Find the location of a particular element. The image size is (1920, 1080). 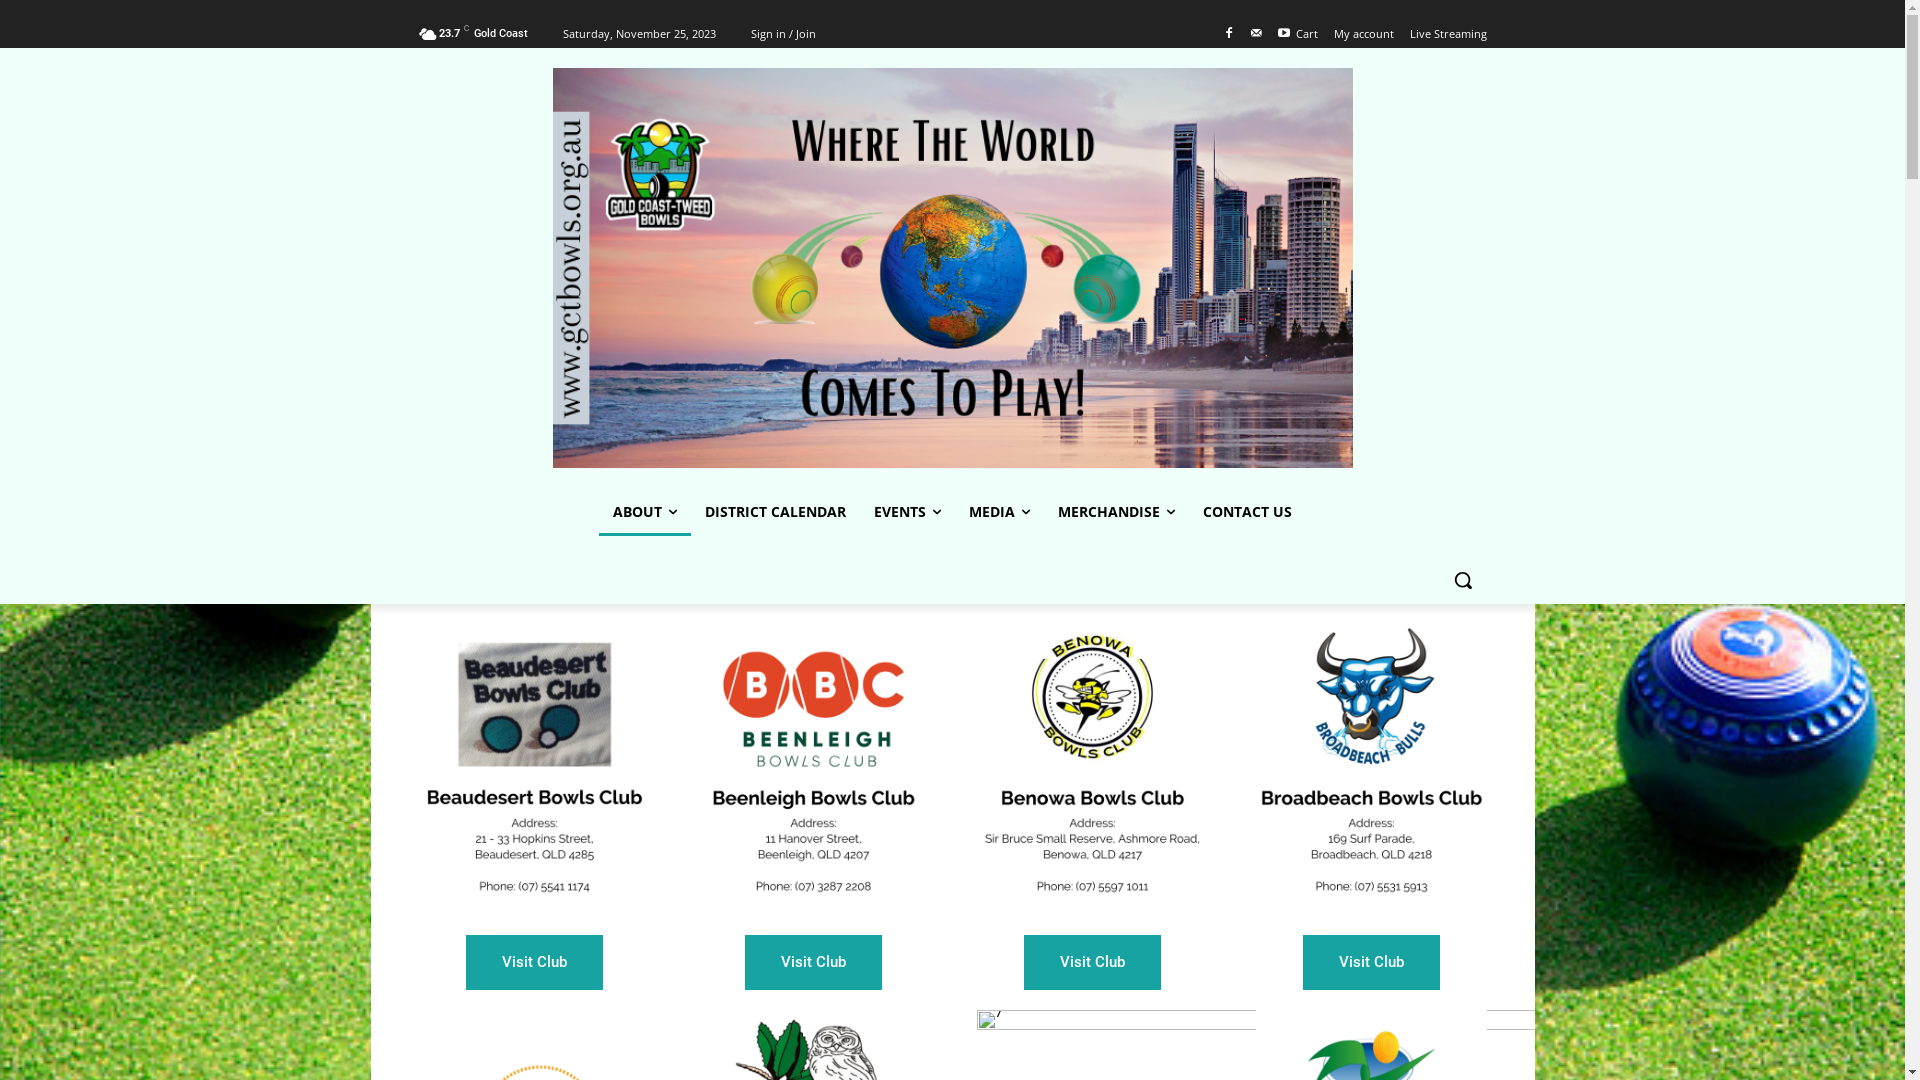

'Cart' is located at coordinates (1306, 34).